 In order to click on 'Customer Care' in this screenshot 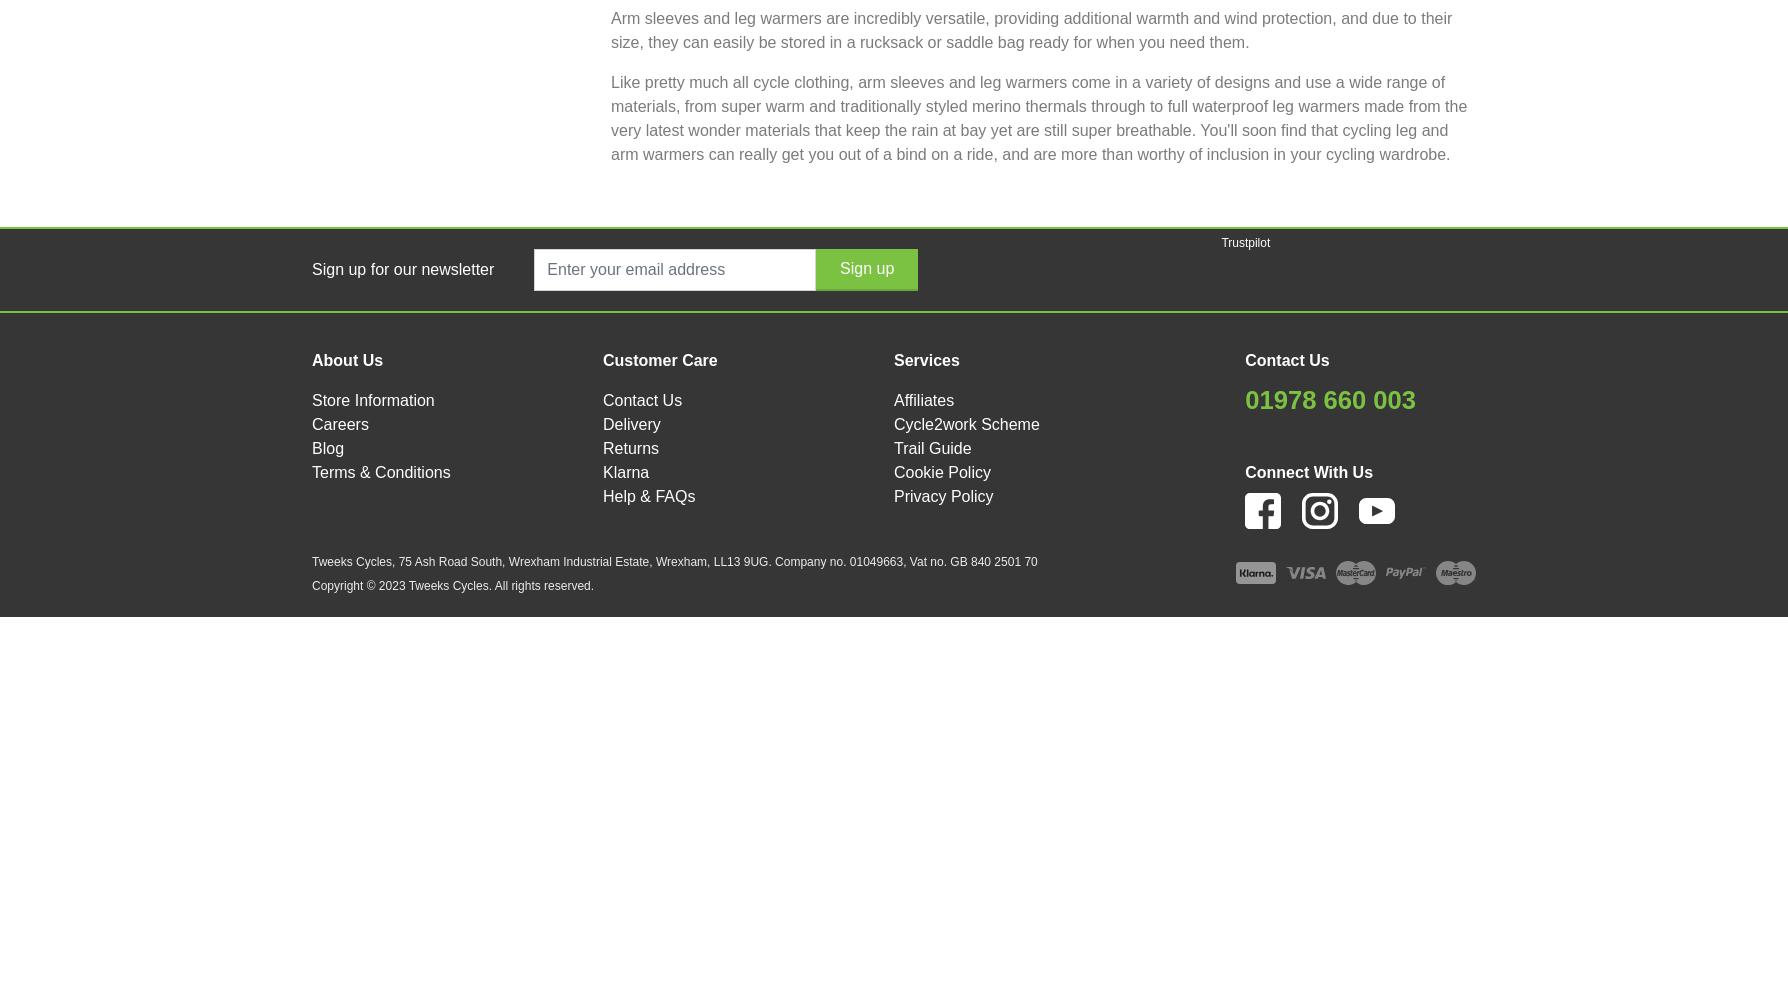, I will do `click(659, 358)`.